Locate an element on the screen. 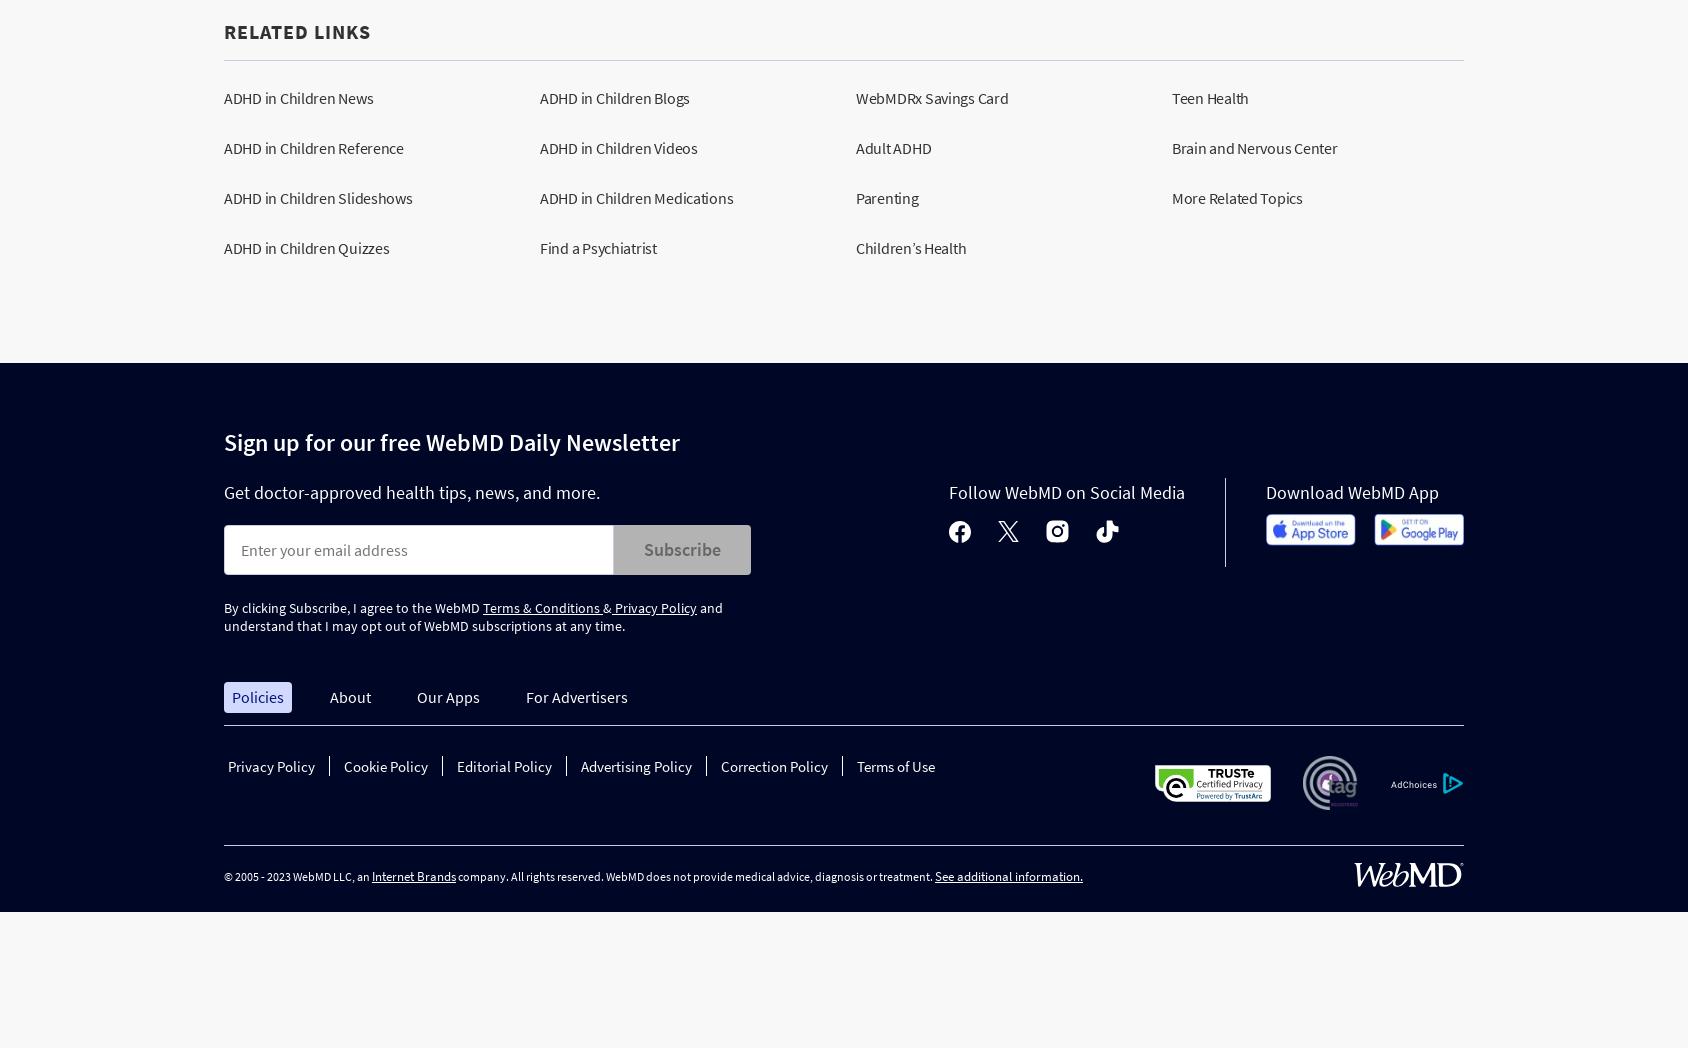 The image size is (1688, 1048). 'Advertising Policy' is located at coordinates (635, 766).